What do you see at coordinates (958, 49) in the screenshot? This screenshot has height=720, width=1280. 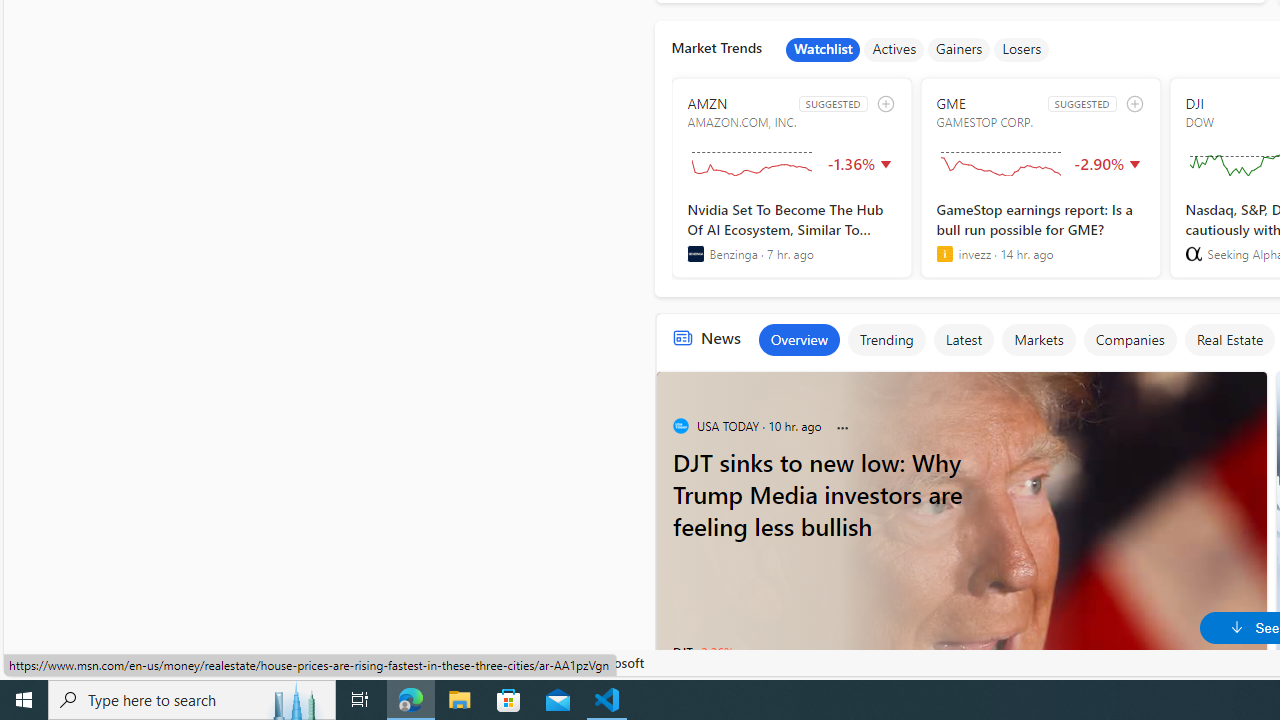 I see `'Gainers'` at bounding box center [958, 49].